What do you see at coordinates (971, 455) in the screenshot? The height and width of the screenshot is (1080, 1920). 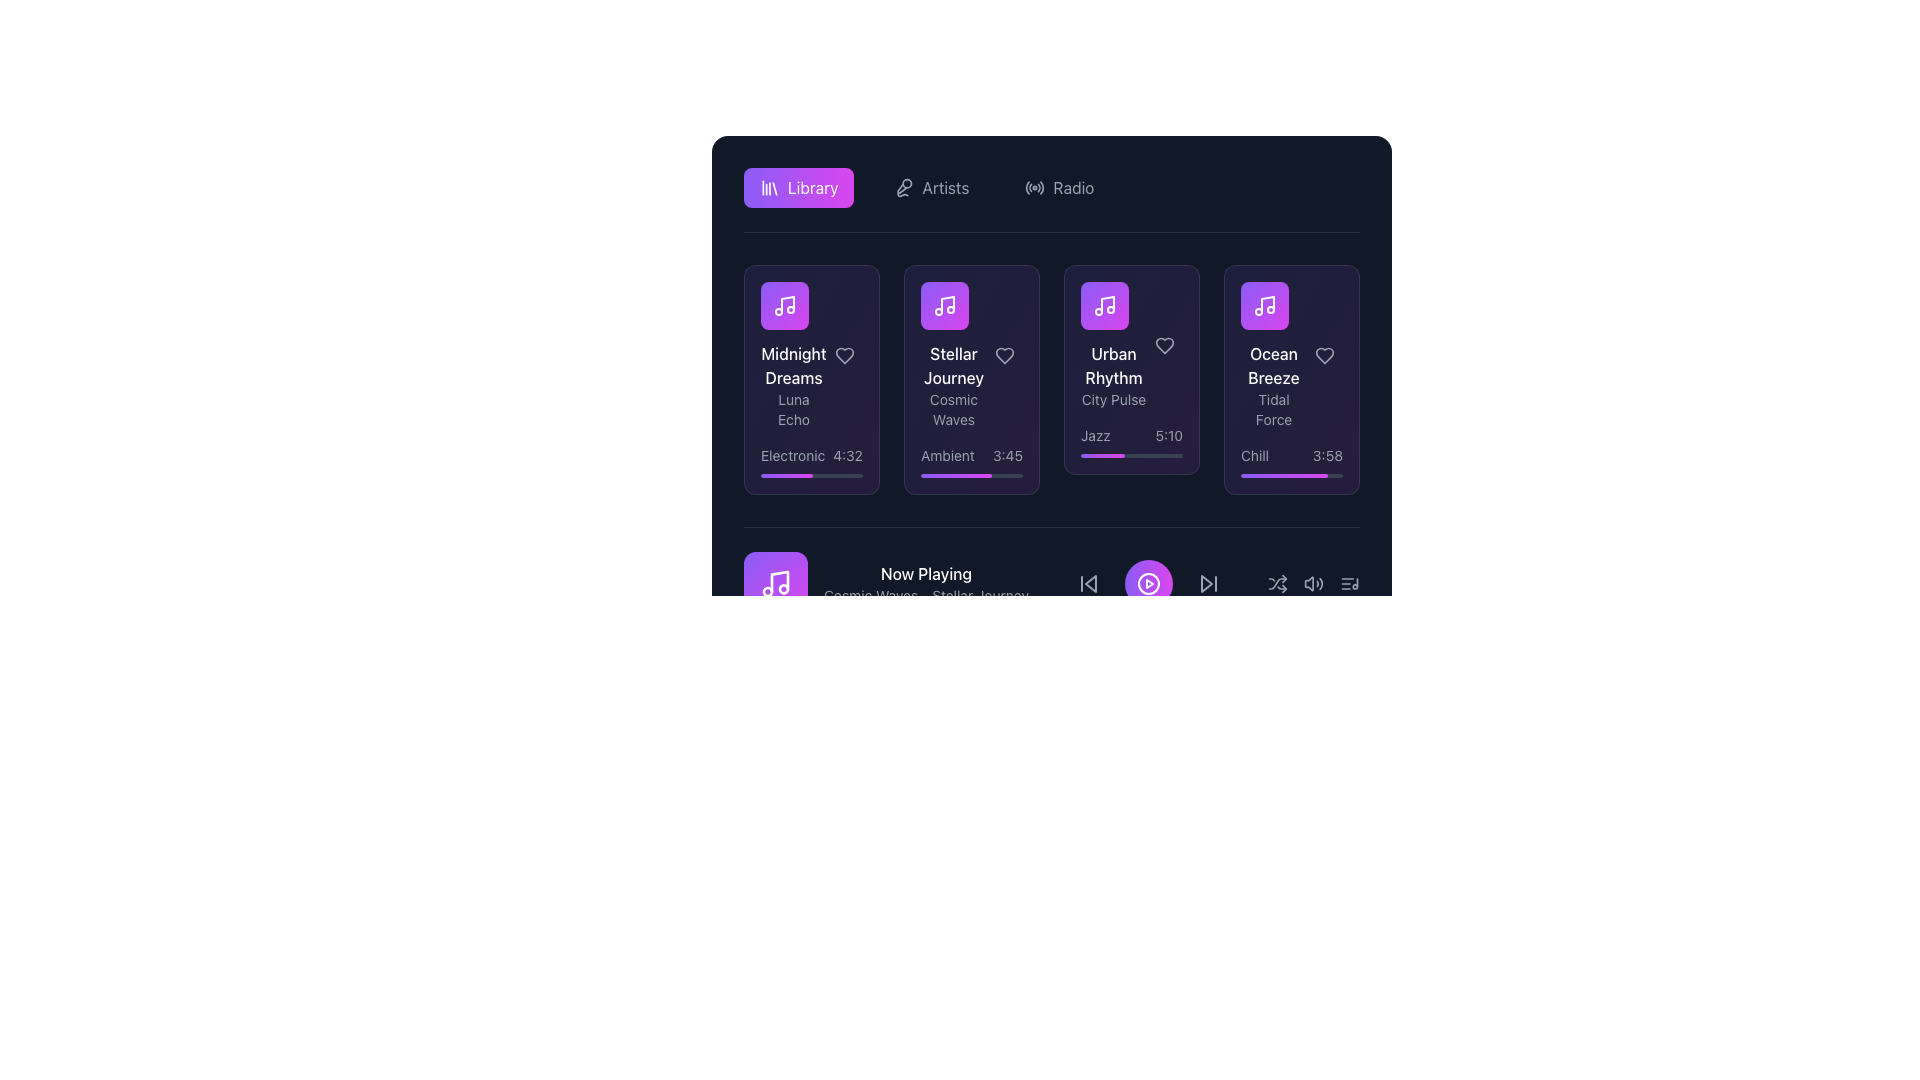 I see `displayed information in the text information display for the 'Stellar Journey' track, which shows 'Ambient' and the duration '3:45'` at bounding box center [971, 455].